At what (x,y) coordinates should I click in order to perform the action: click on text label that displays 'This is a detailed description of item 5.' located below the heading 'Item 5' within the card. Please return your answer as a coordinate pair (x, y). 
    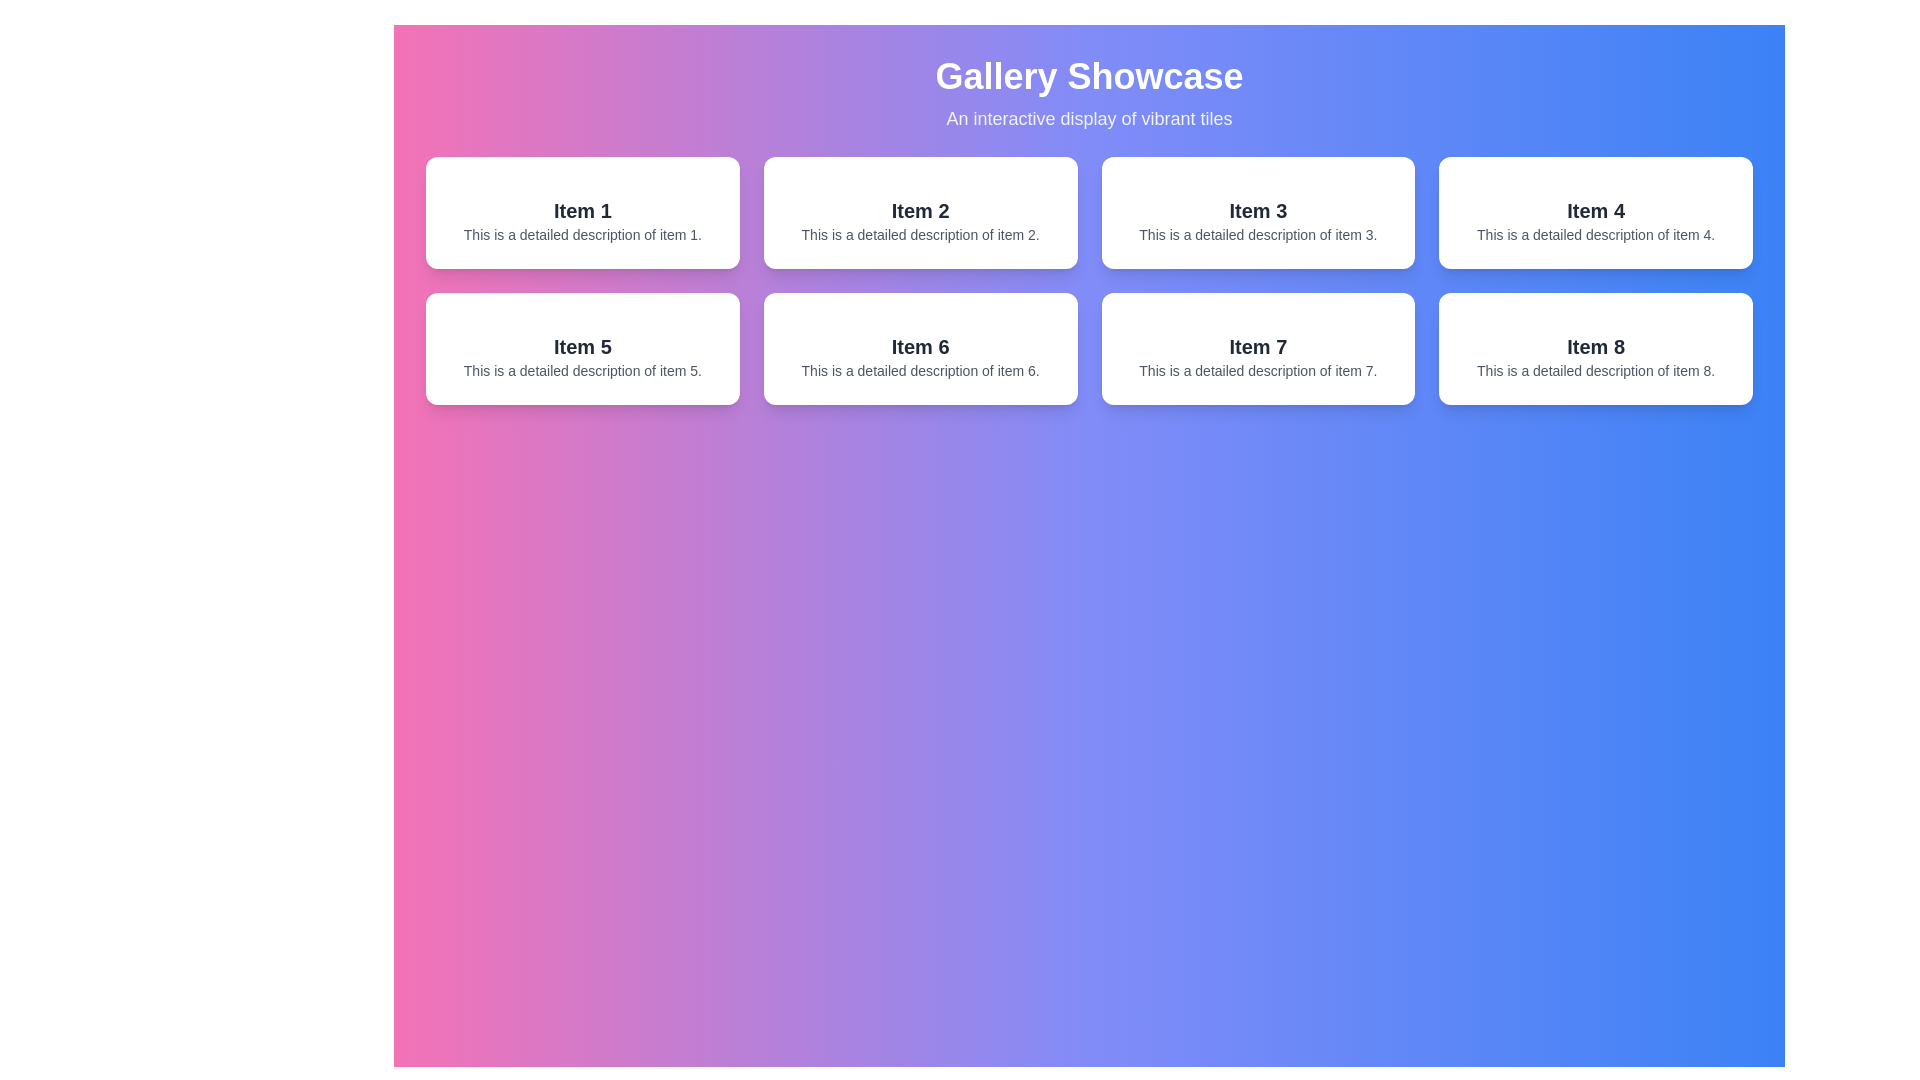
    Looking at the image, I should click on (581, 370).